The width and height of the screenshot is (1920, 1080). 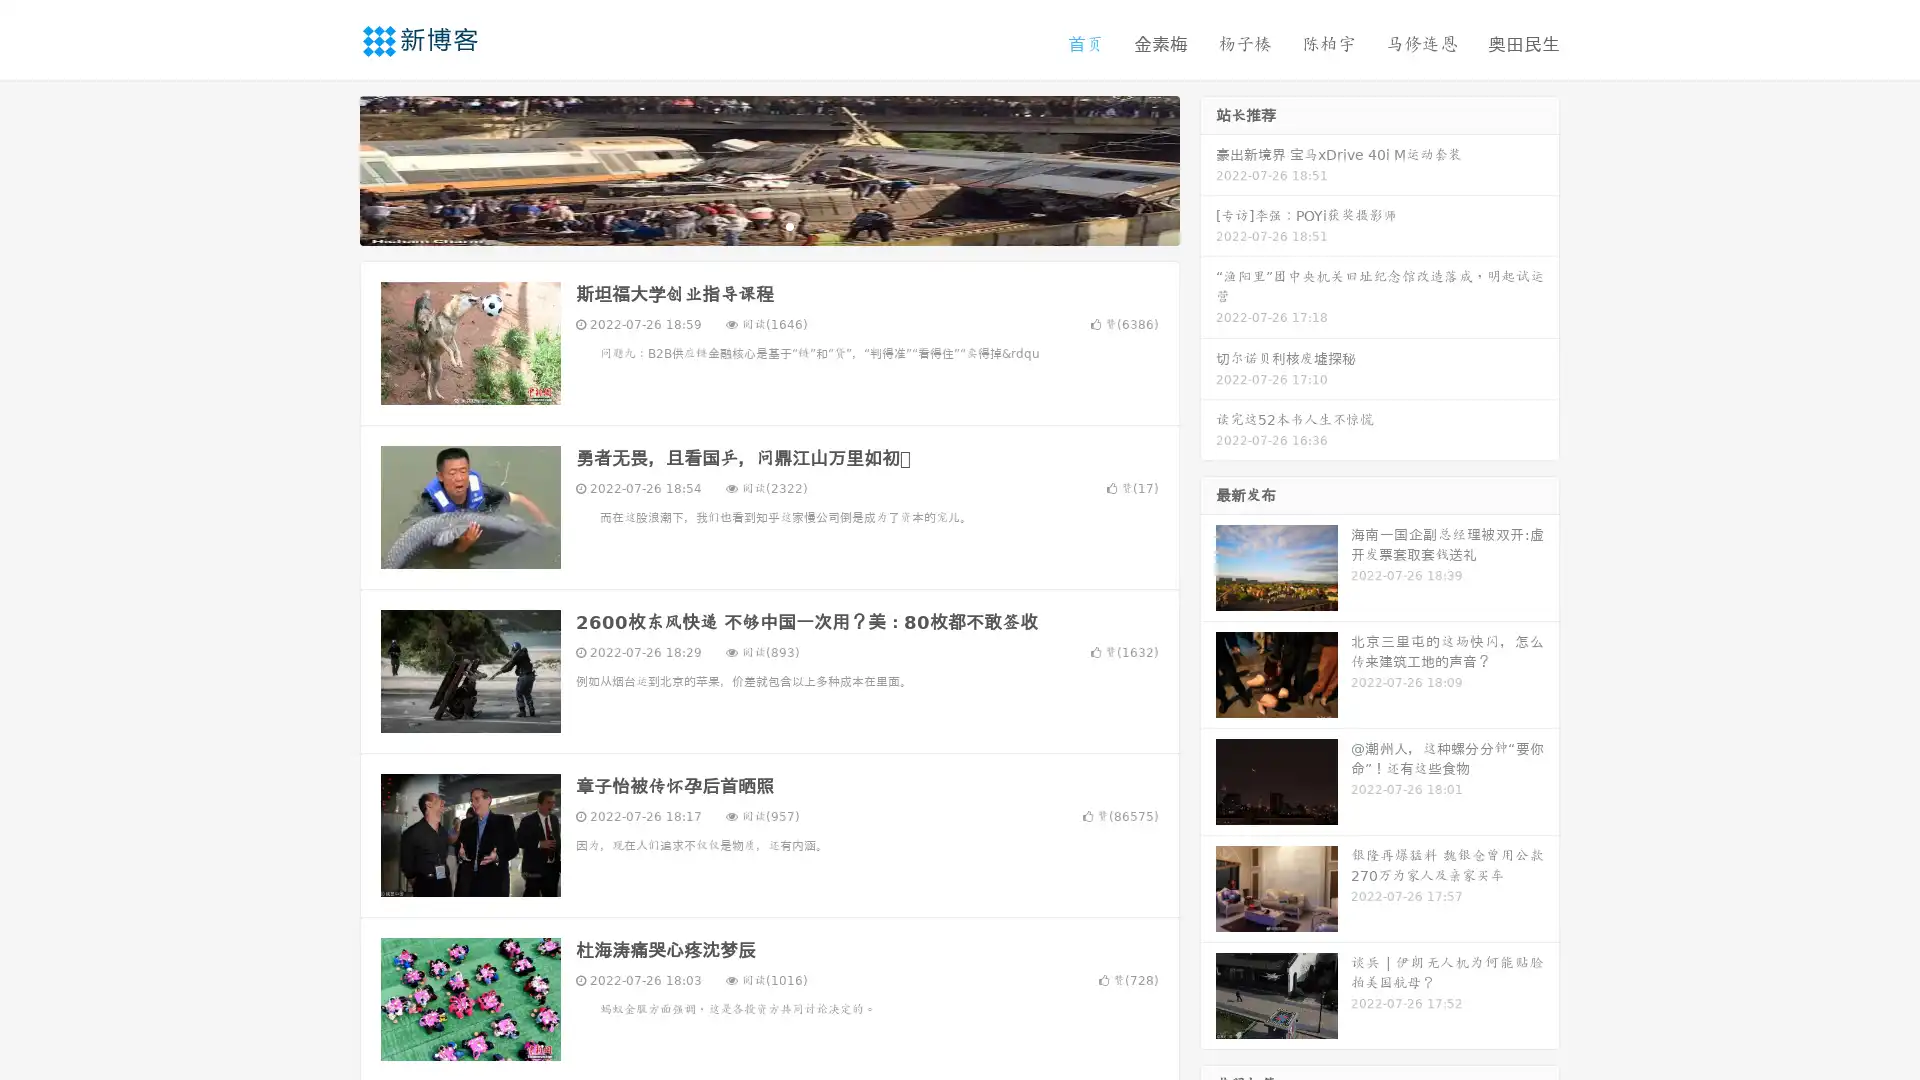 I want to click on Previous slide, so click(x=330, y=168).